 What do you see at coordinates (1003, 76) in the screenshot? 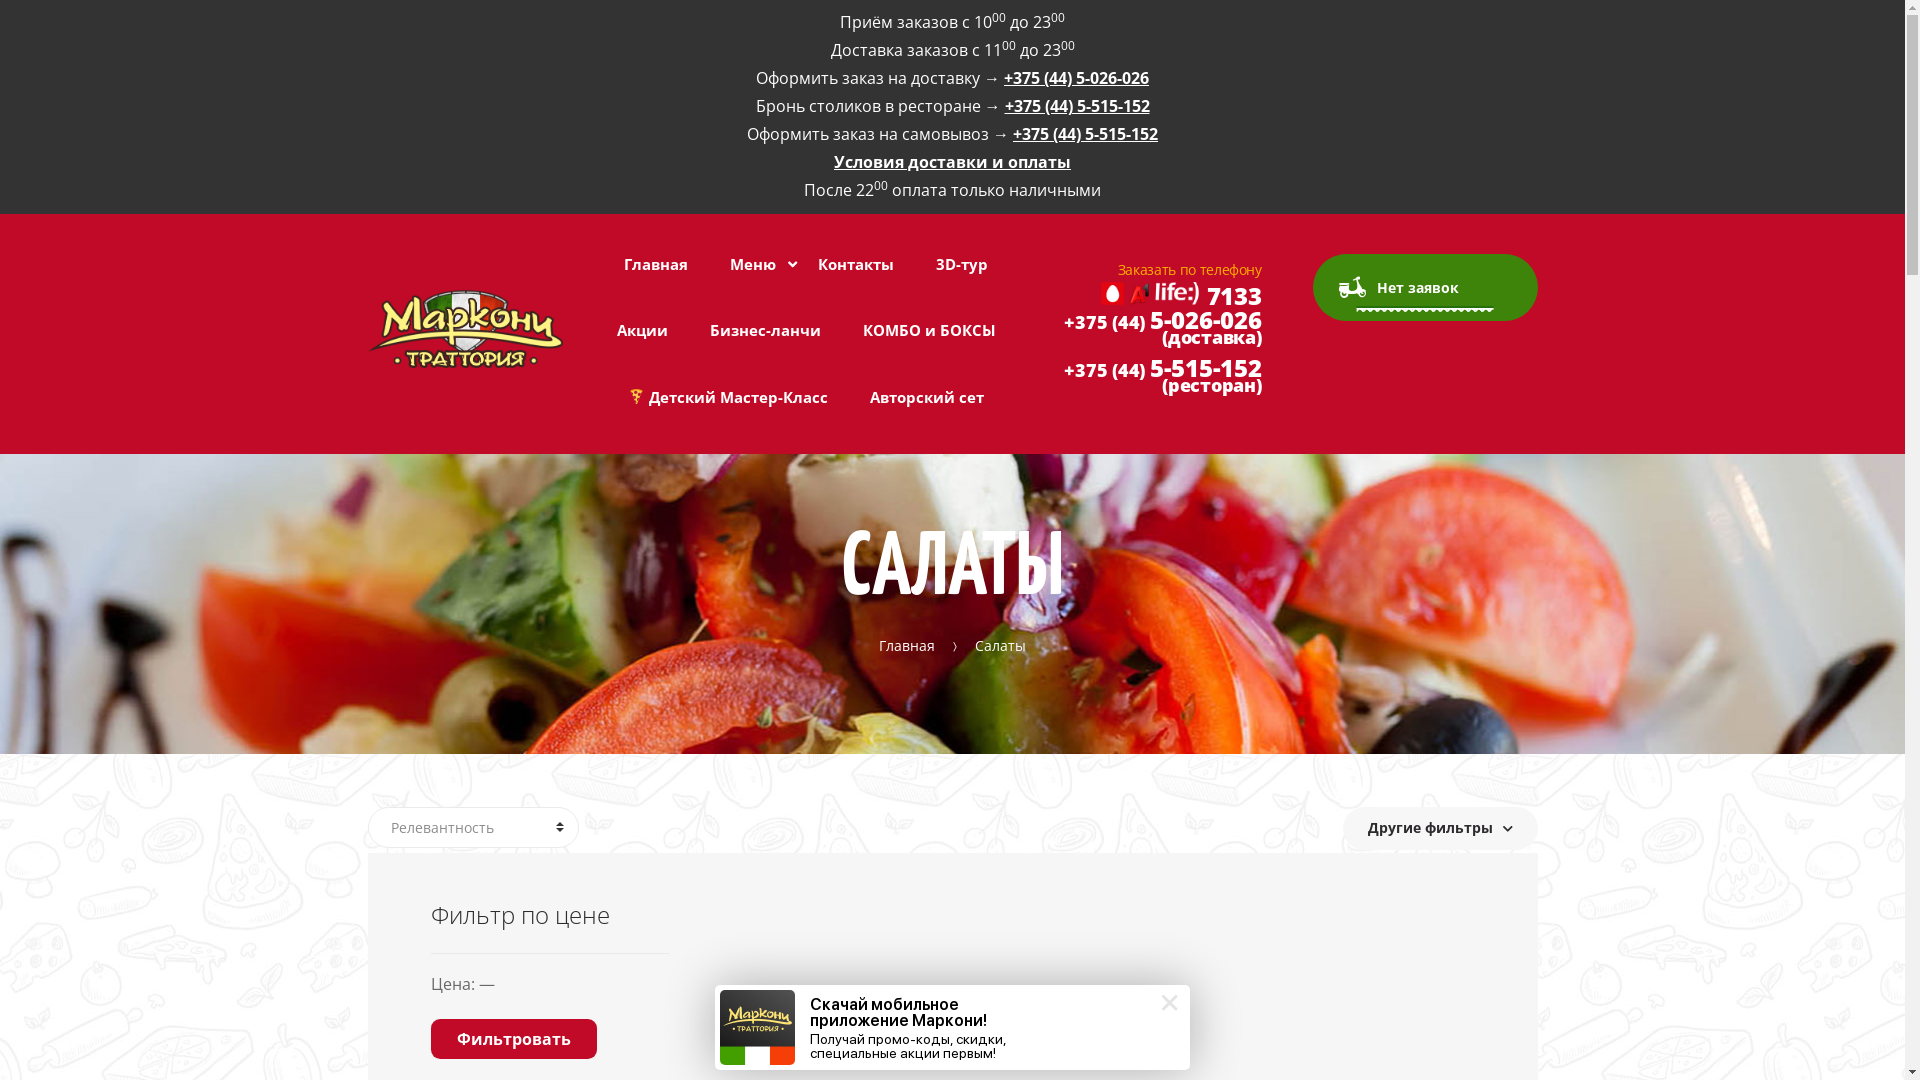
I see `'+375 (44) 5-026-026'` at bounding box center [1003, 76].